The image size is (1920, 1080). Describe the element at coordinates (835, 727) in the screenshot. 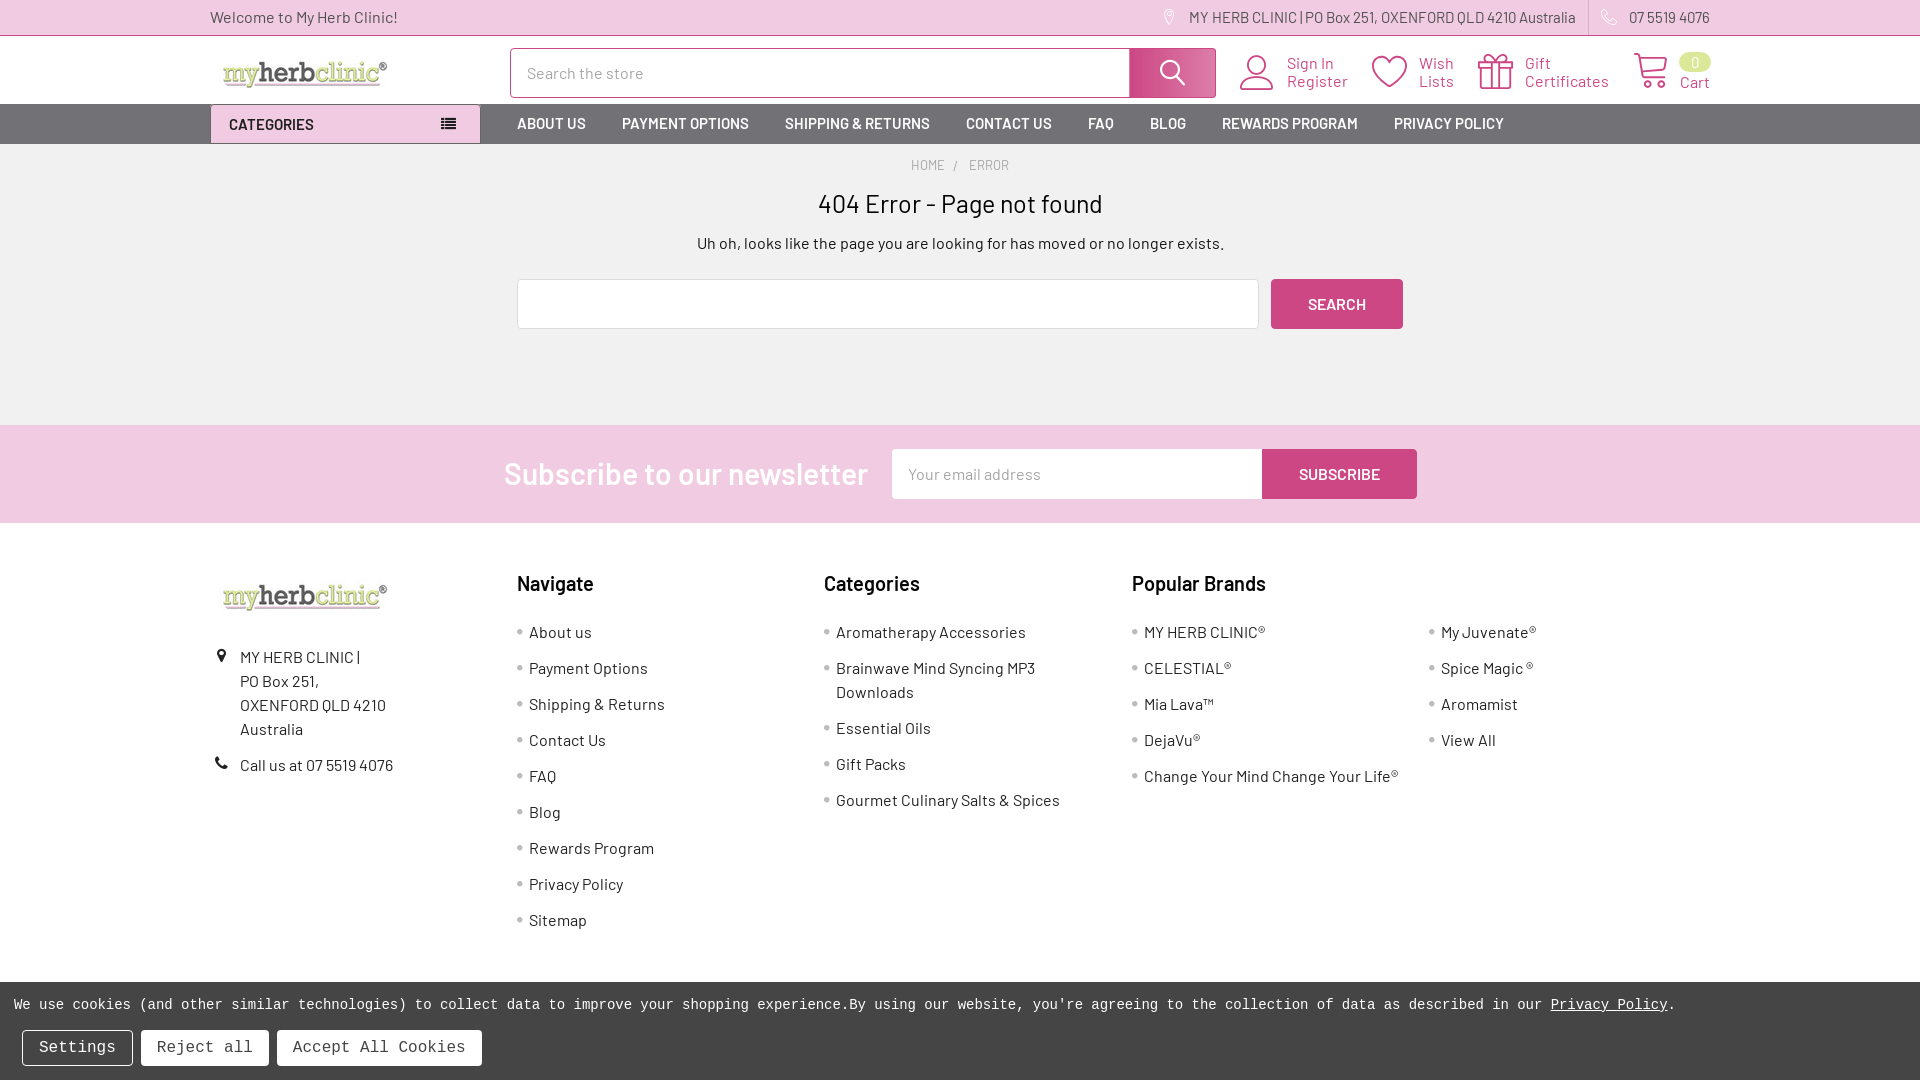

I see `'Essential Oils'` at that location.